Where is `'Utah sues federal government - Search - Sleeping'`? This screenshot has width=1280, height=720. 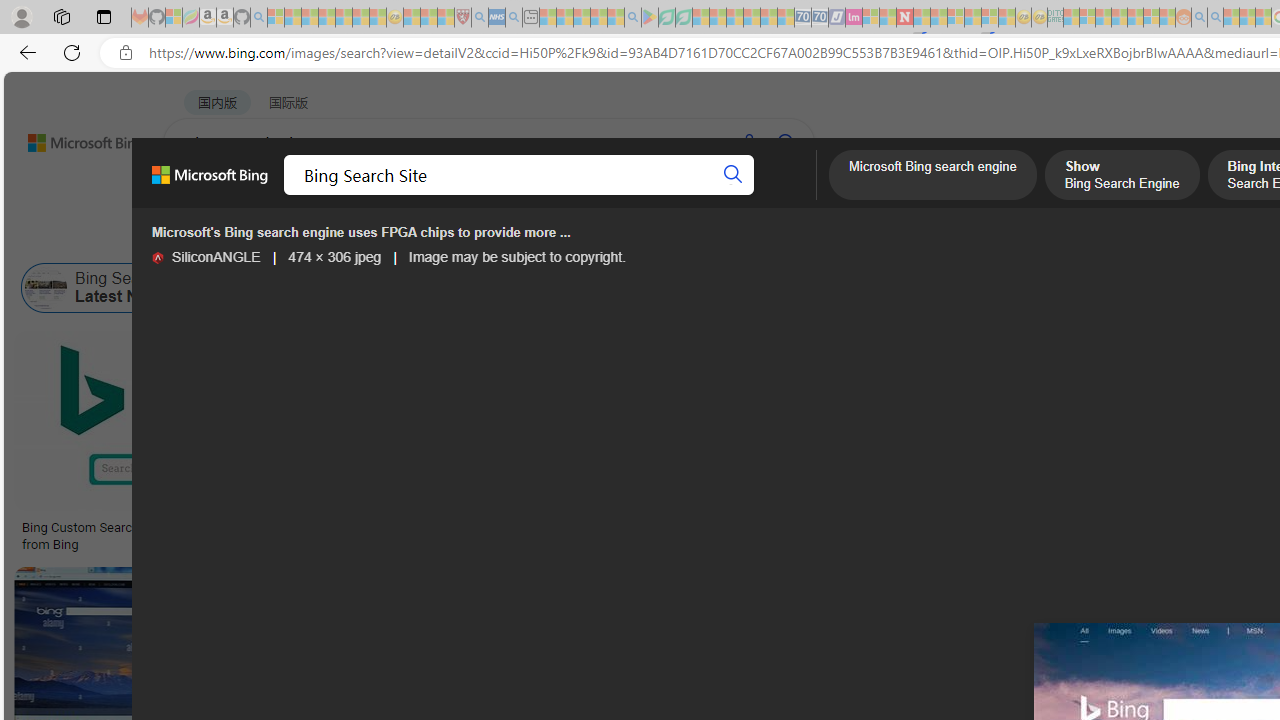 'Utah sues federal government - Search - Sleeping' is located at coordinates (1214, 17).